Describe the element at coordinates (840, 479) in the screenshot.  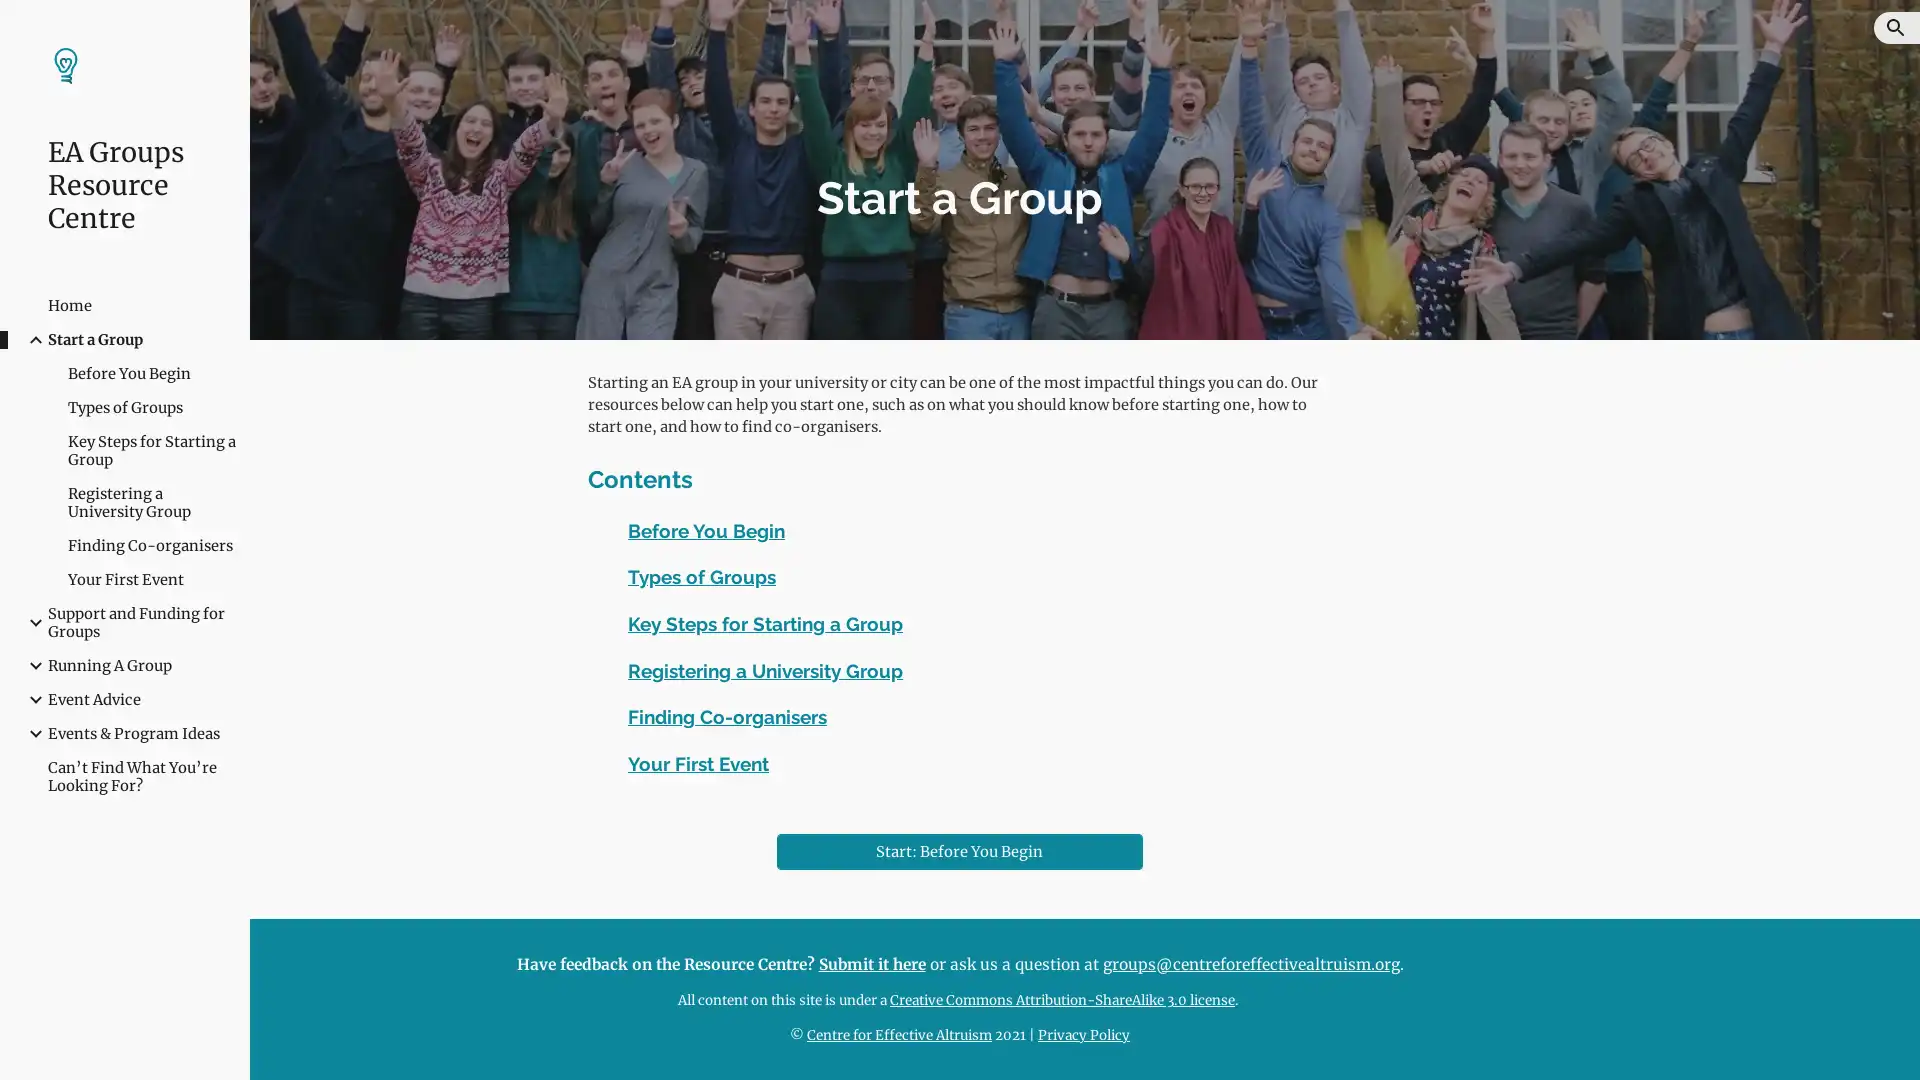
I see `Copy heading link` at that location.